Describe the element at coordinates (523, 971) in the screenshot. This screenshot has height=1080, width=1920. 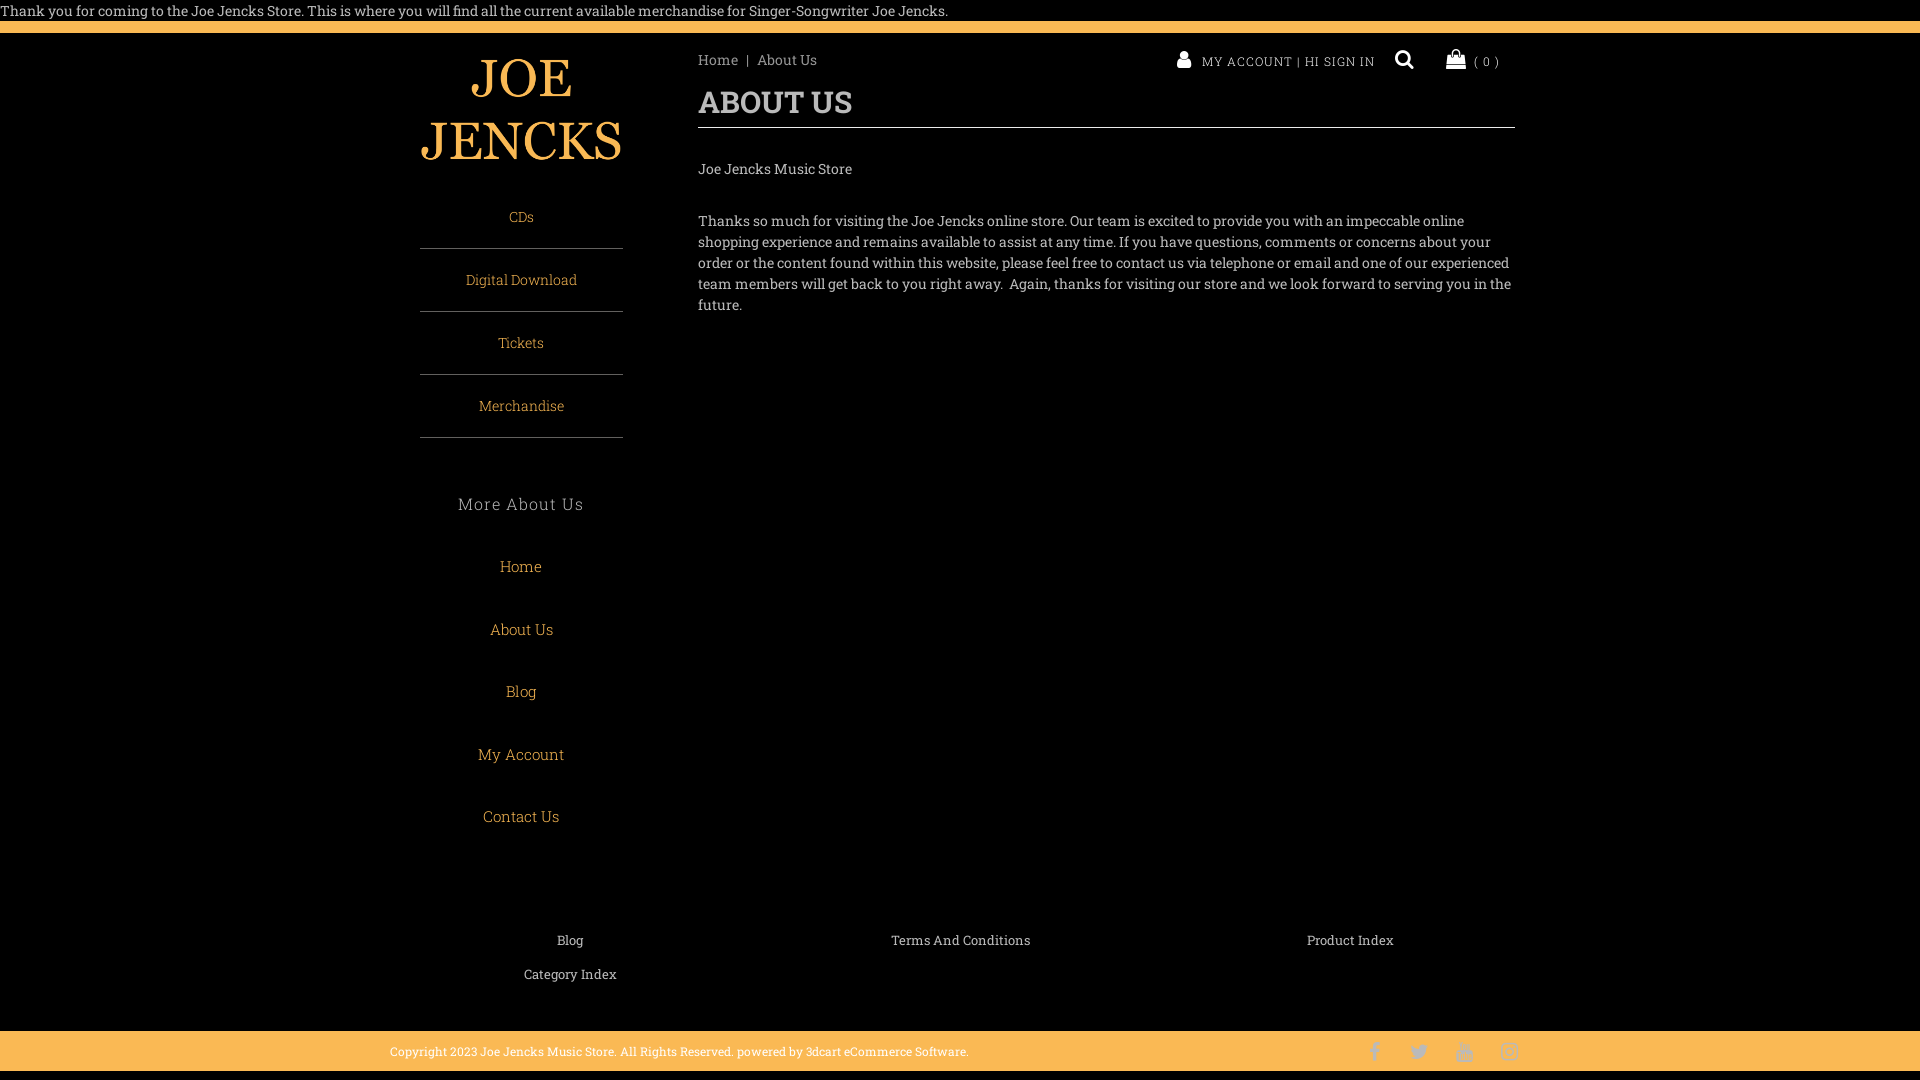
I see `'Category Index'` at that location.